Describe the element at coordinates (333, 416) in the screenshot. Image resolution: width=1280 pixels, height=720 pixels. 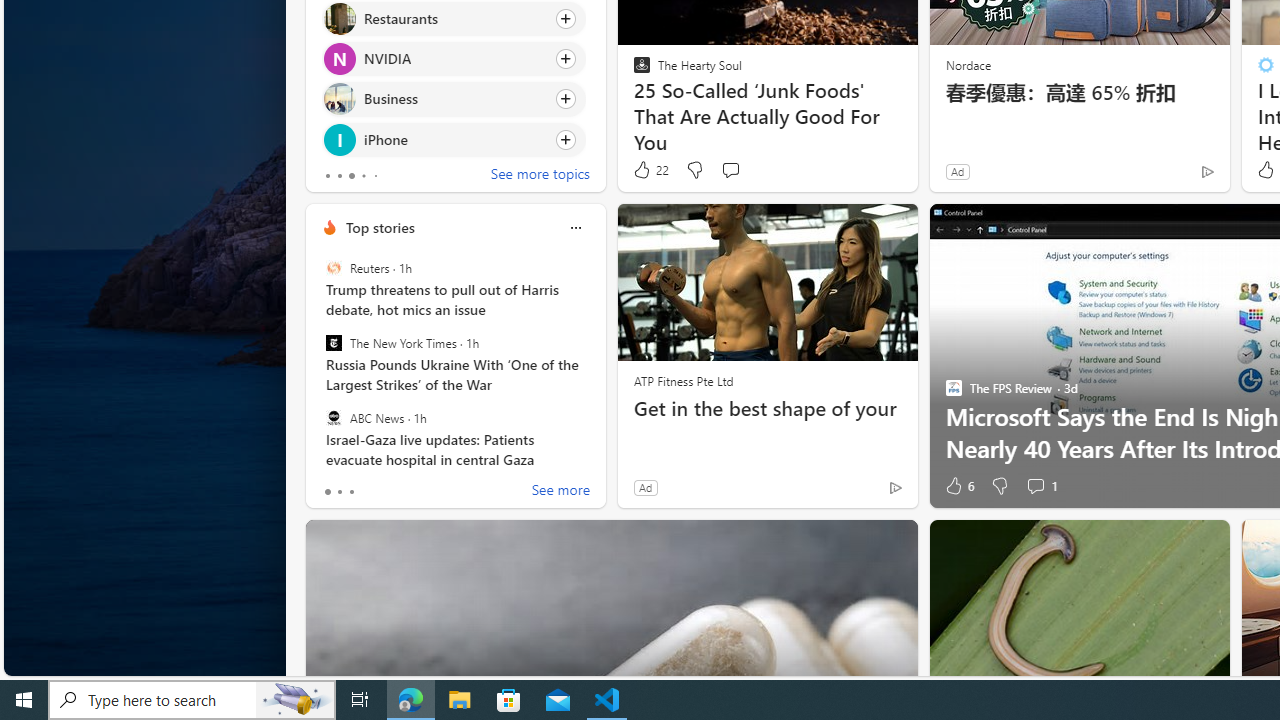
I see `'ABC News'` at that location.